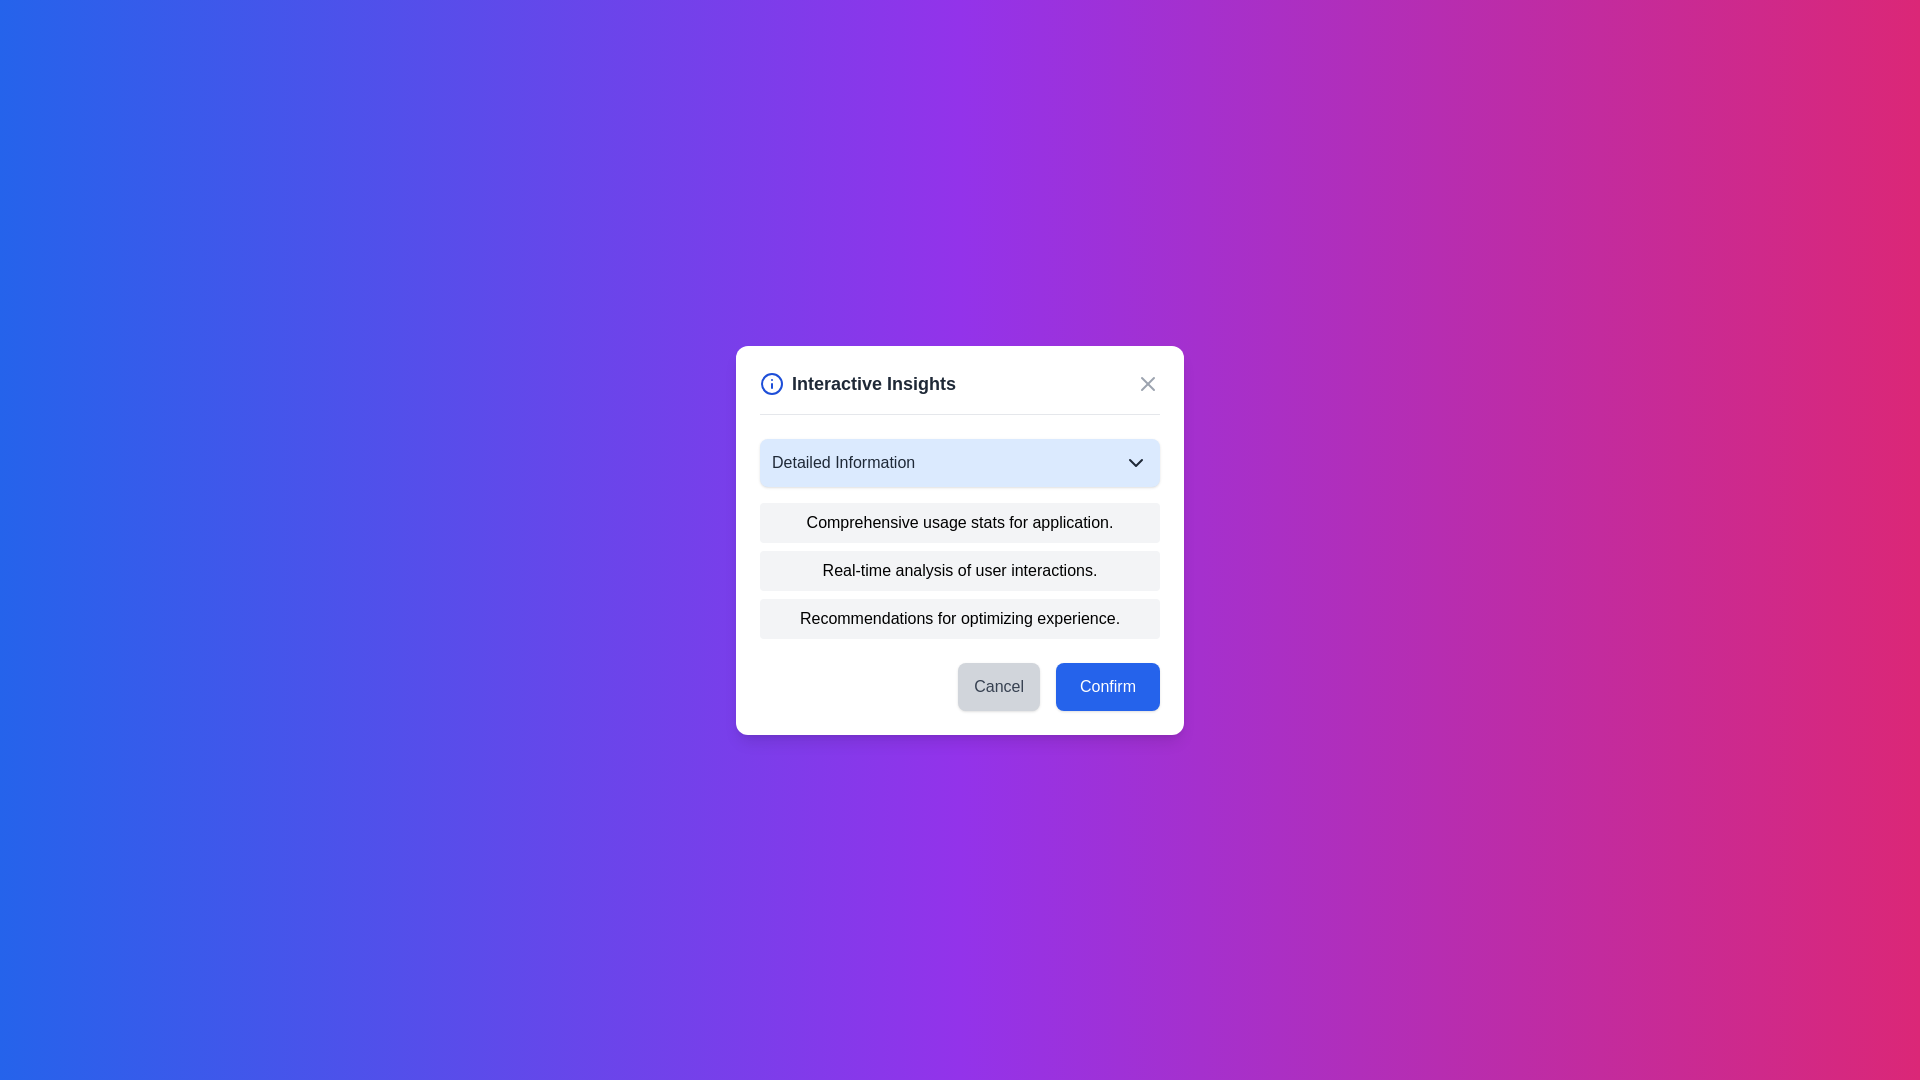 This screenshot has width=1920, height=1080. I want to click on the 'Cancel' button, which is a rectangular button with slightly rounded corners, light gray in color and dark gray text, located at the bottom left of the dialog box, so click(999, 685).